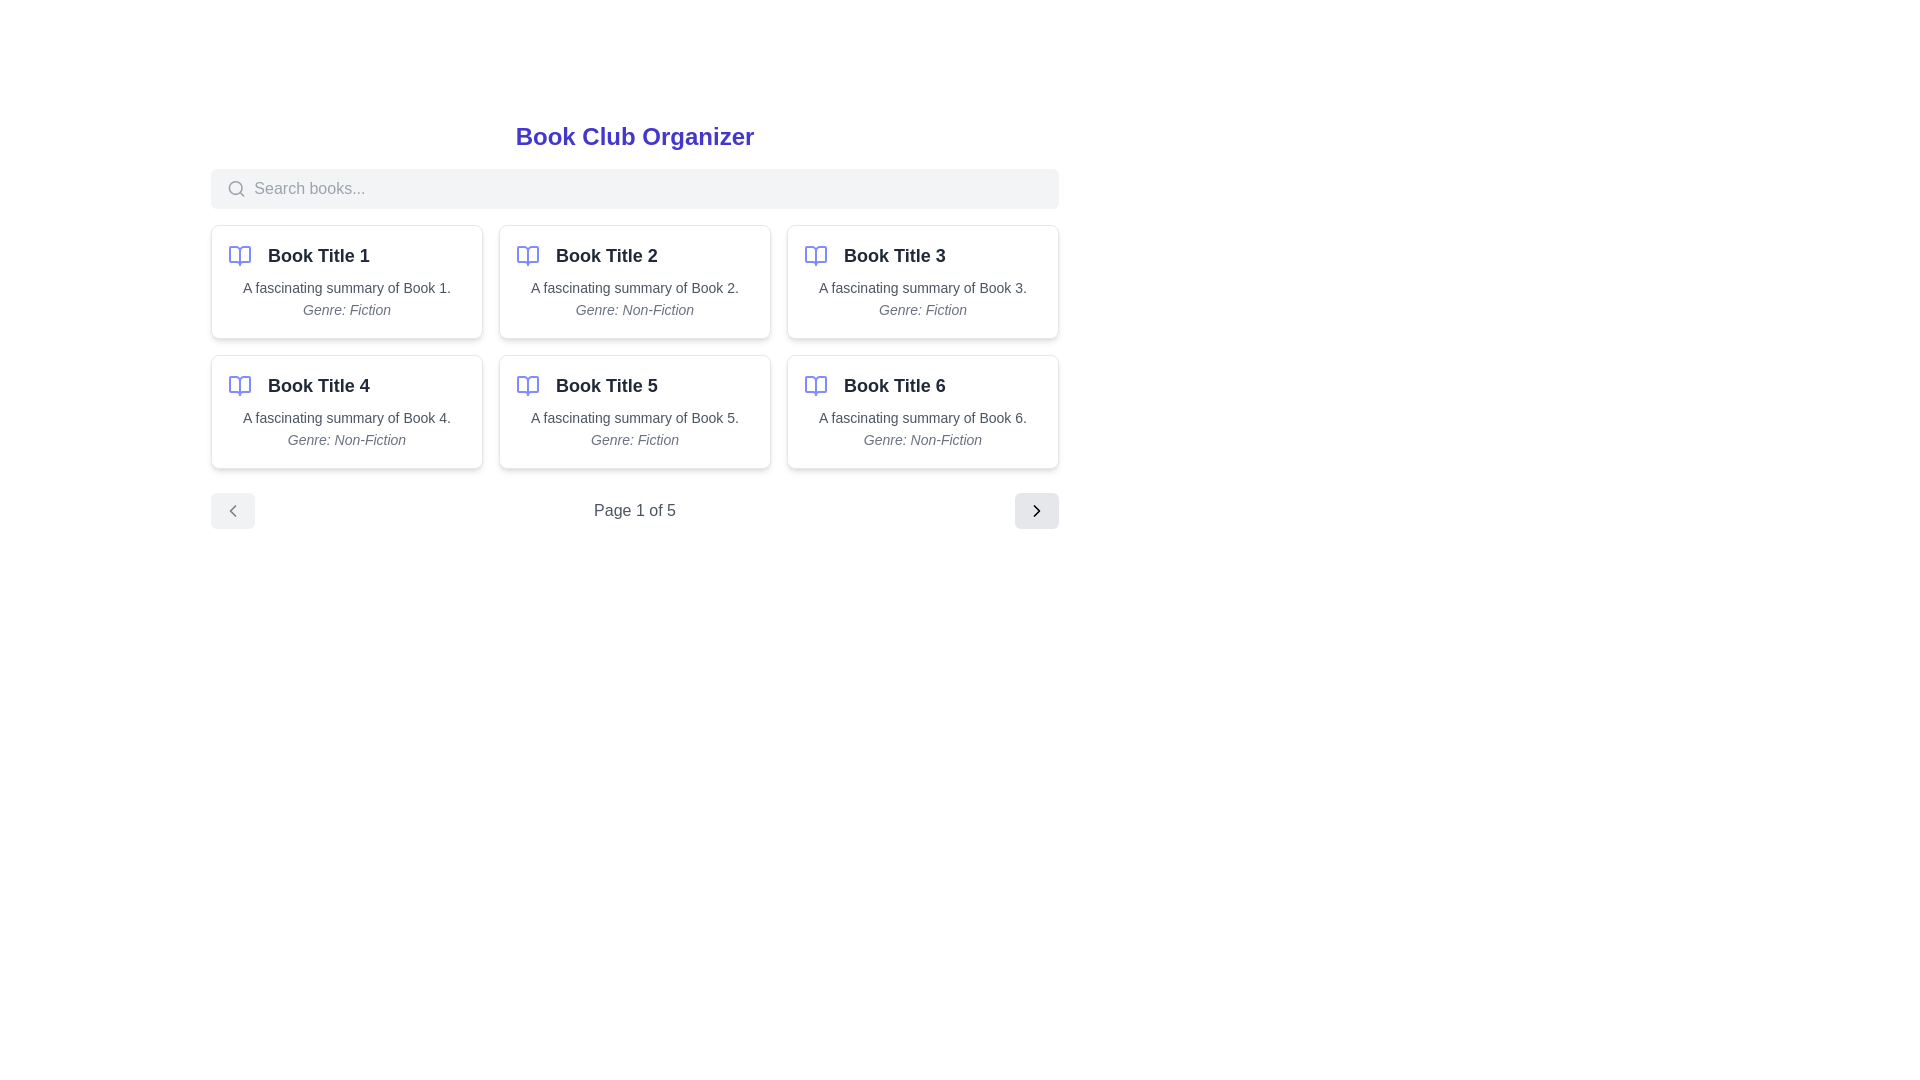 The width and height of the screenshot is (1920, 1080). Describe the element at coordinates (240, 385) in the screenshot. I see `the open book icon representing 'Book Title 4', which is located next to the label for improved aesthetics and user experience` at that location.